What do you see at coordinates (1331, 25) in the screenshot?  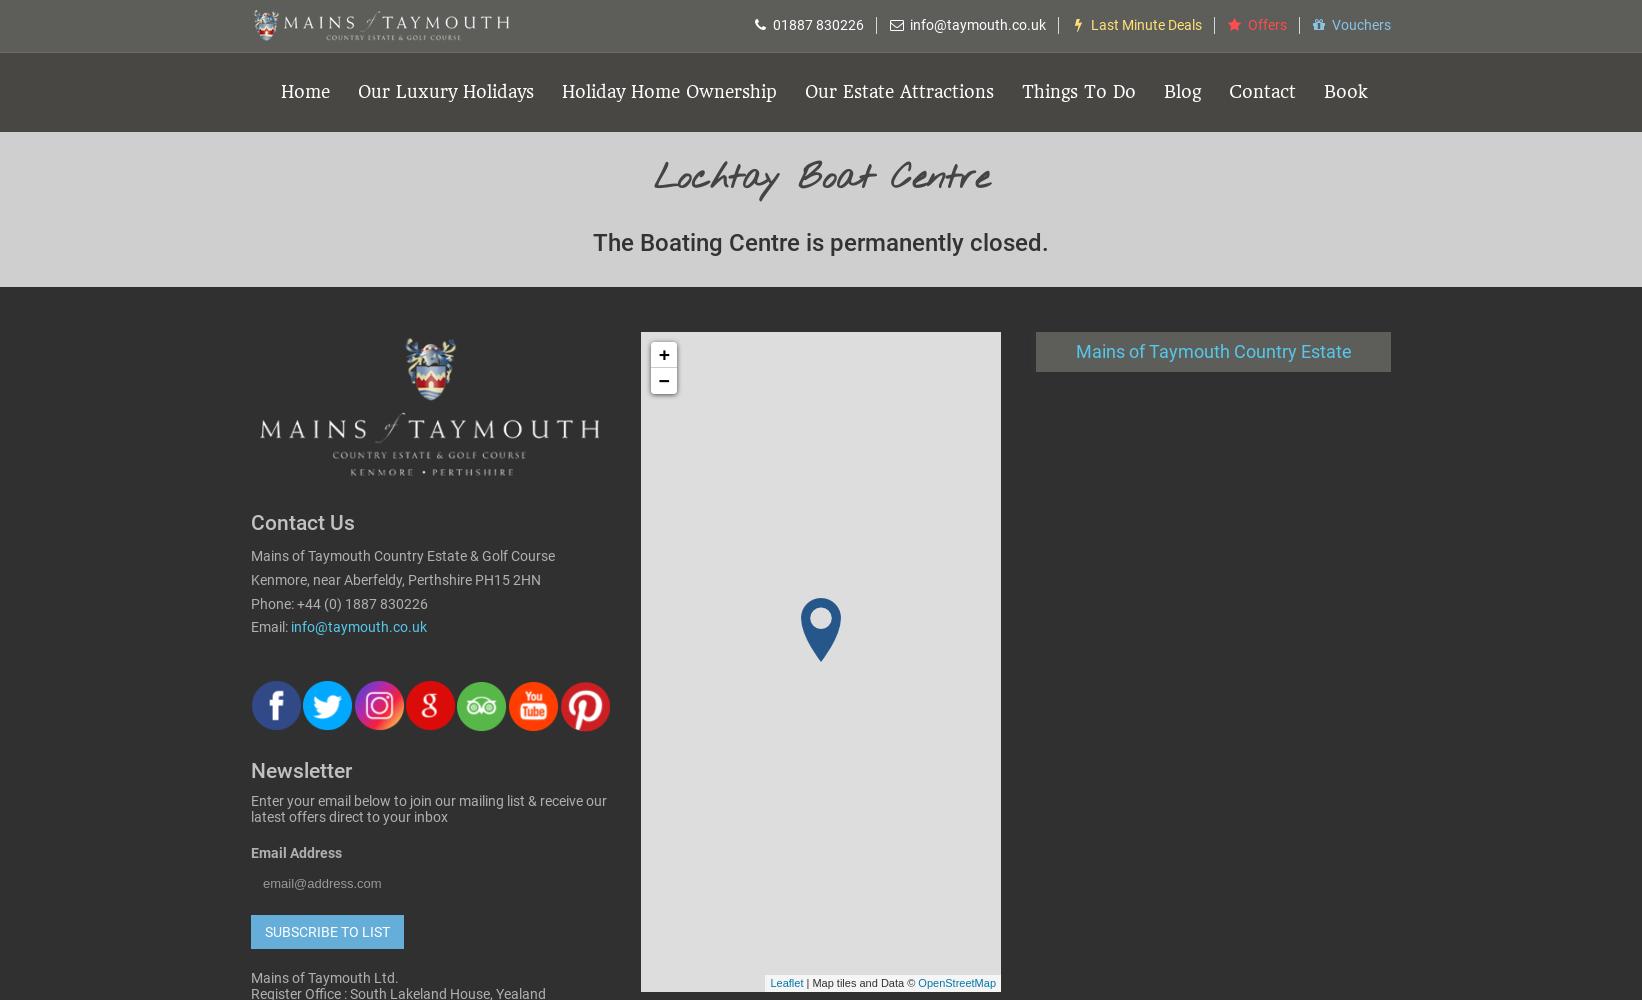 I see `'Vouchers'` at bounding box center [1331, 25].